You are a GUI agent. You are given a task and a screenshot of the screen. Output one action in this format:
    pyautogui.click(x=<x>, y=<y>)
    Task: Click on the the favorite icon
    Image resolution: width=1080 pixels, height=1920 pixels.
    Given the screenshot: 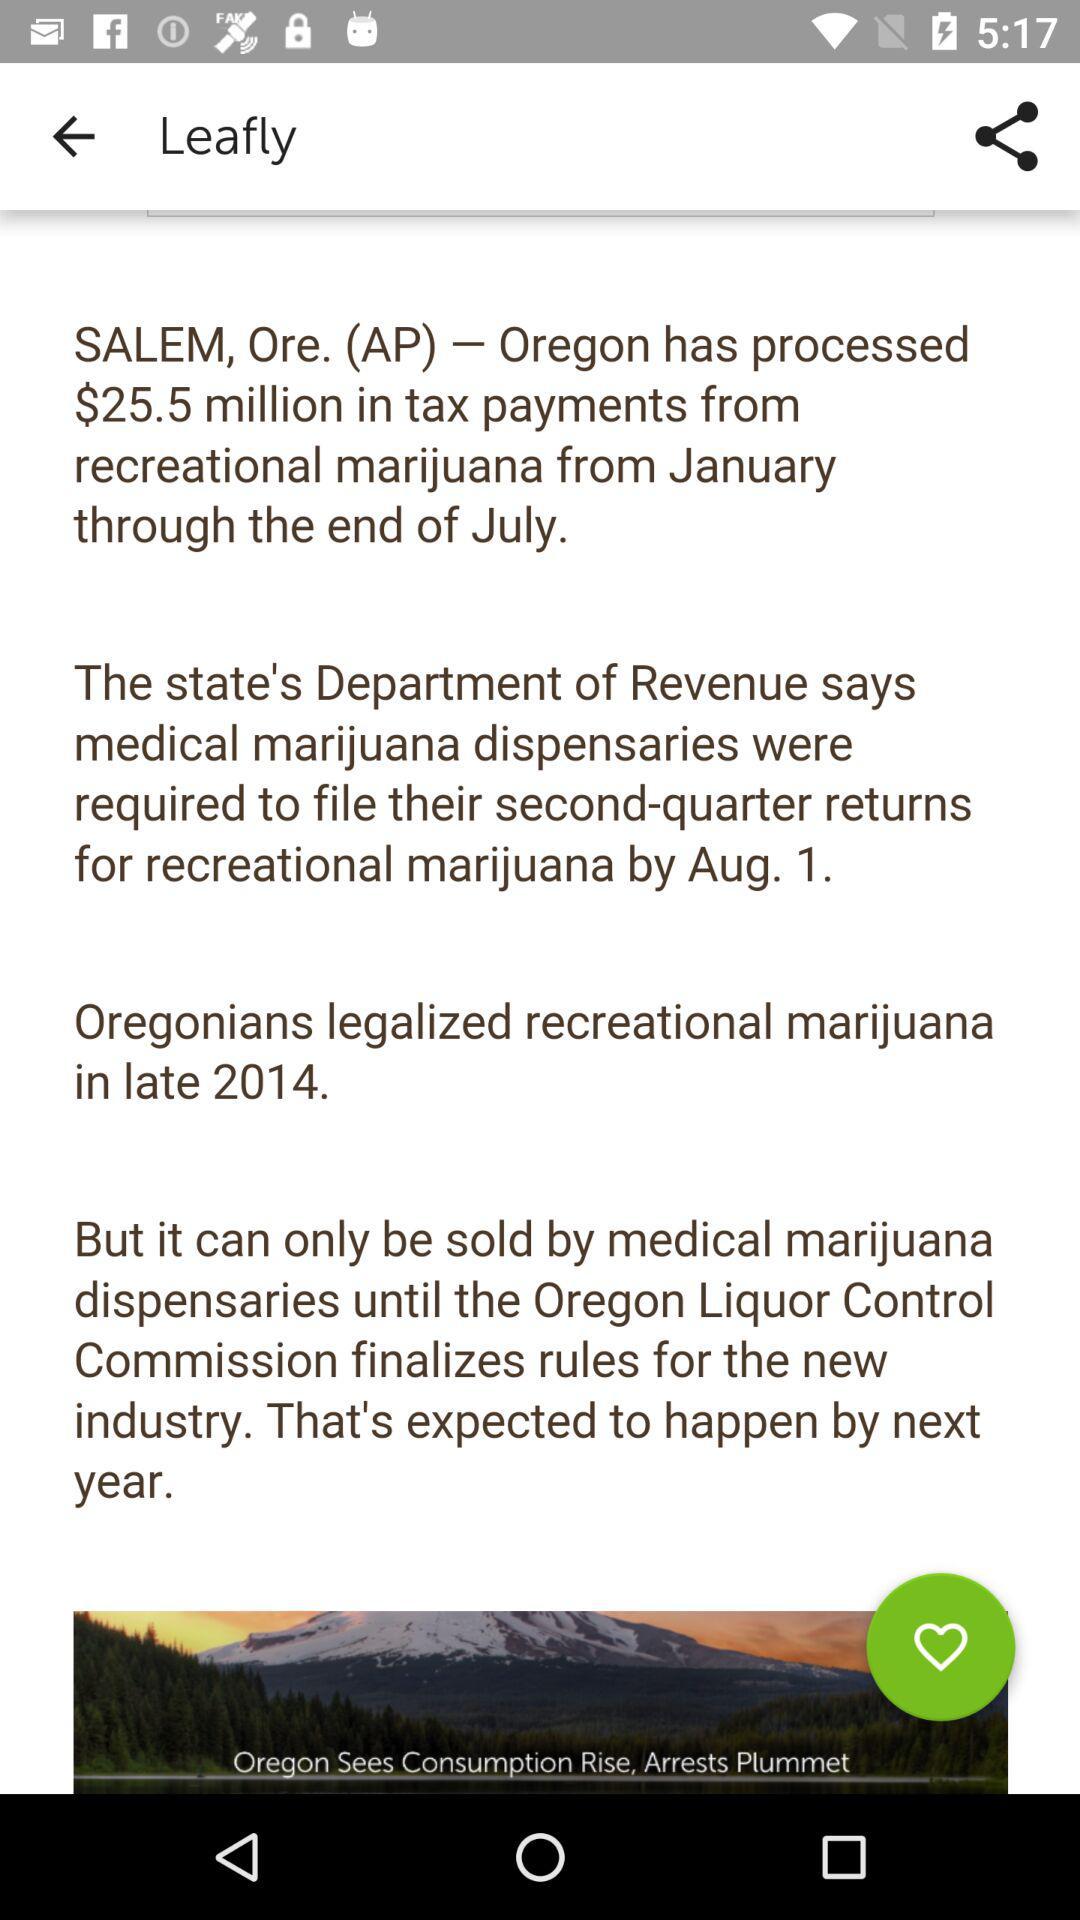 What is the action you would take?
    pyautogui.click(x=940, y=1654)
    